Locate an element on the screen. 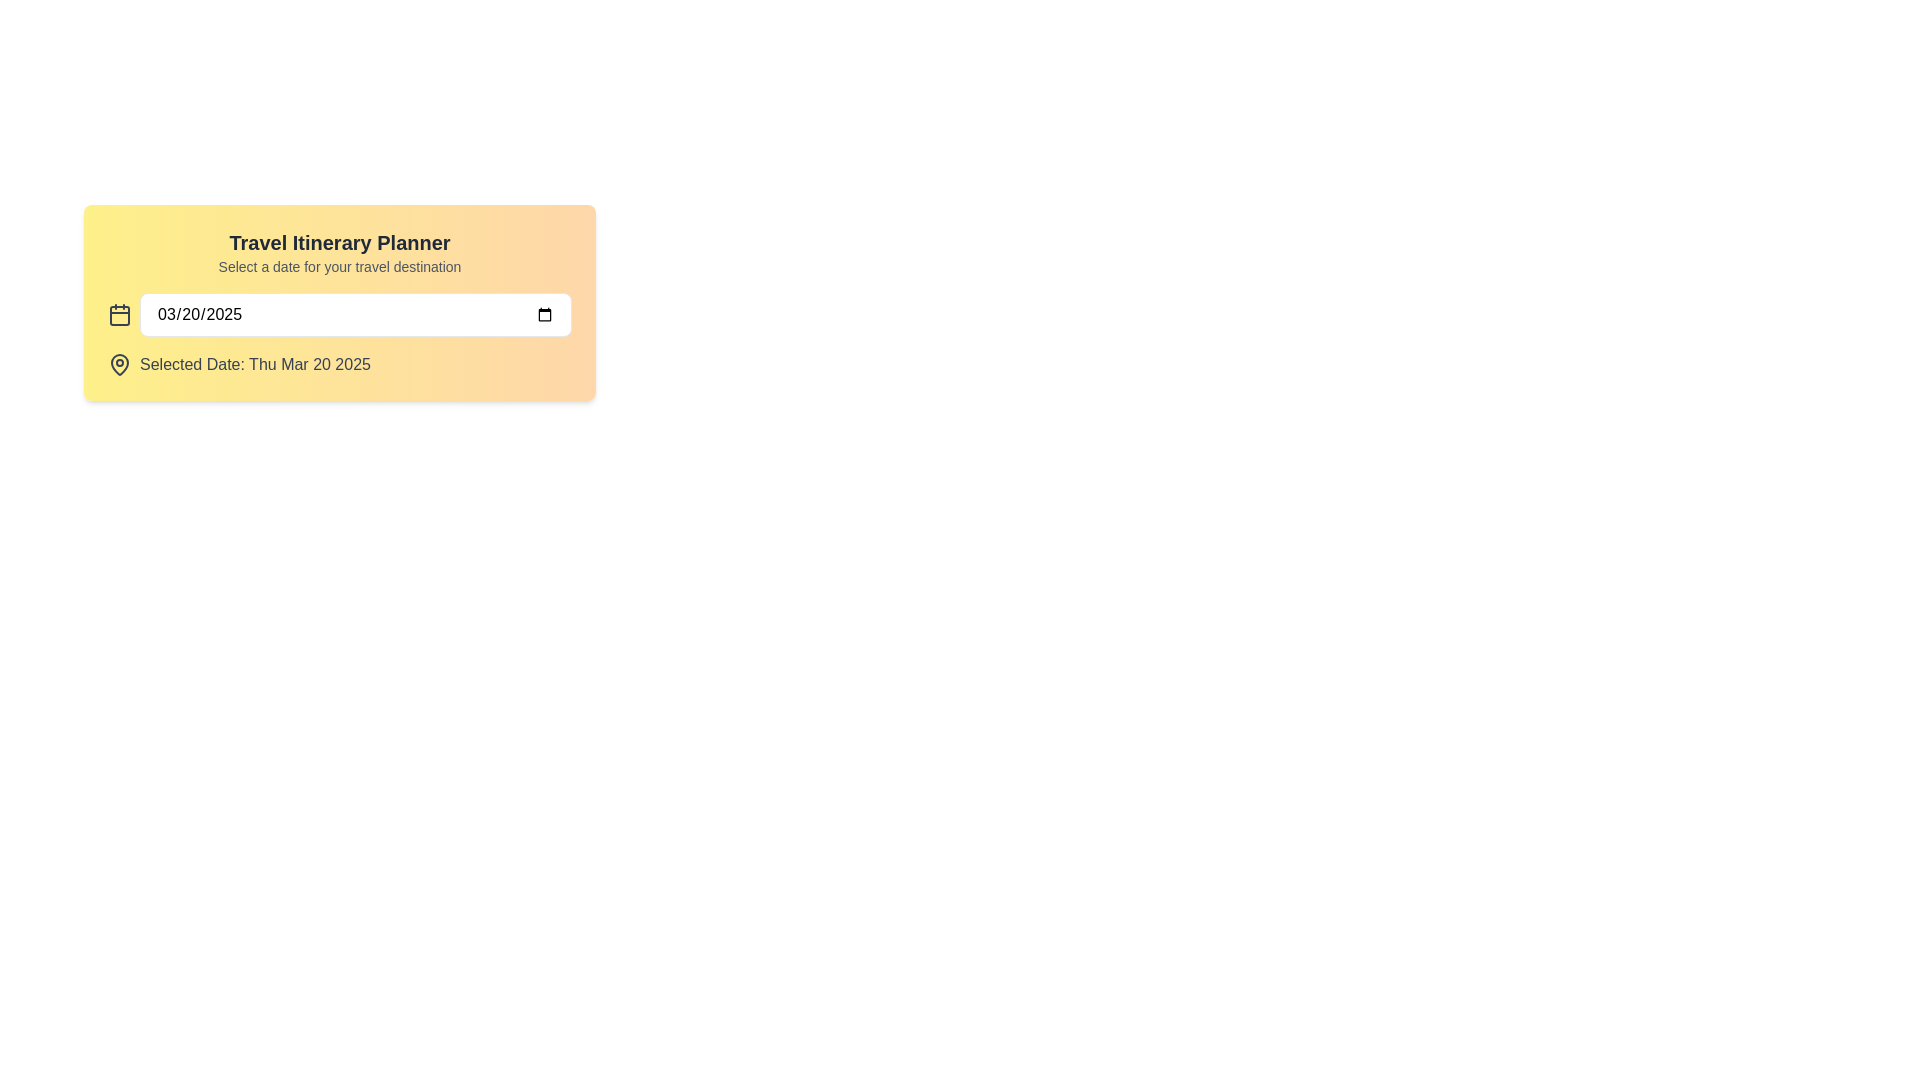  the decorative icon that indicates the association of the date with a location, located to the left of the text 'Selected Date: Thu Mar 20 2025' is located at coordinates (119, 365).